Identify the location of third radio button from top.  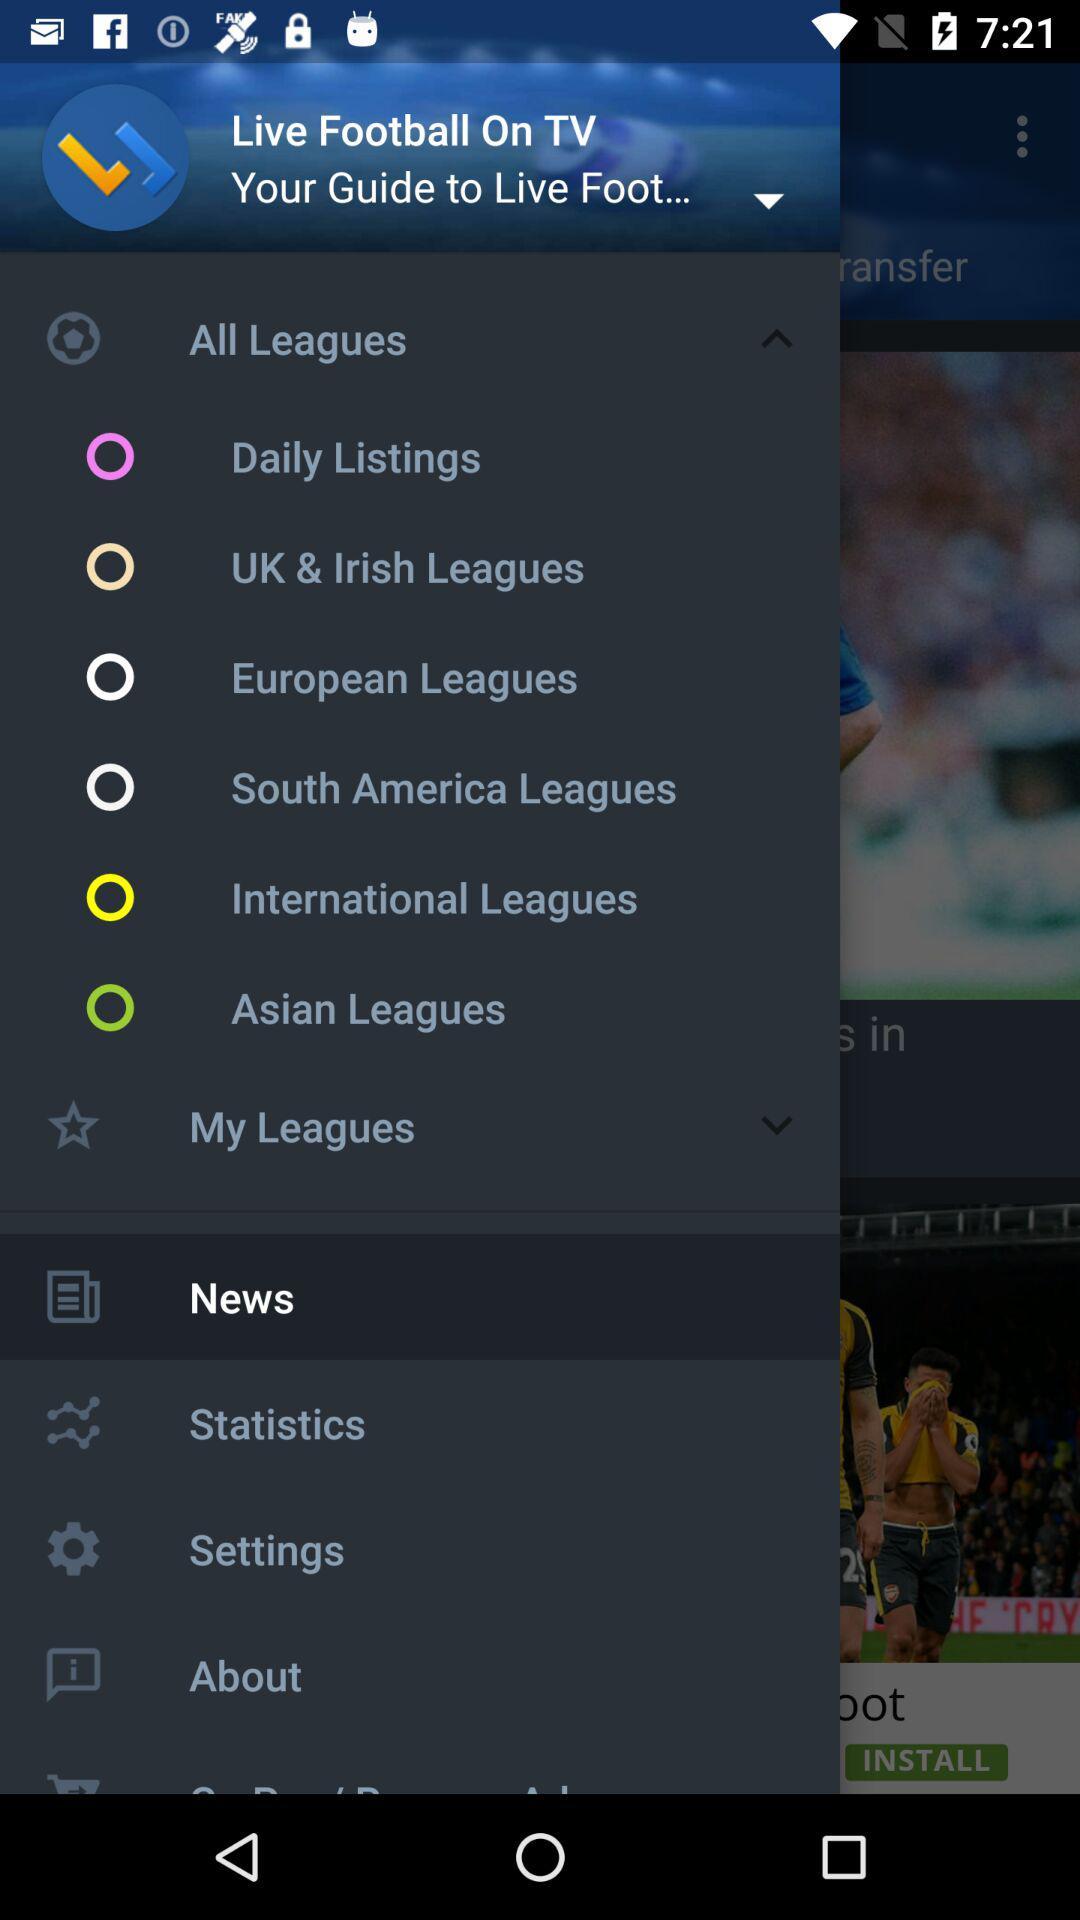
(156, 676).